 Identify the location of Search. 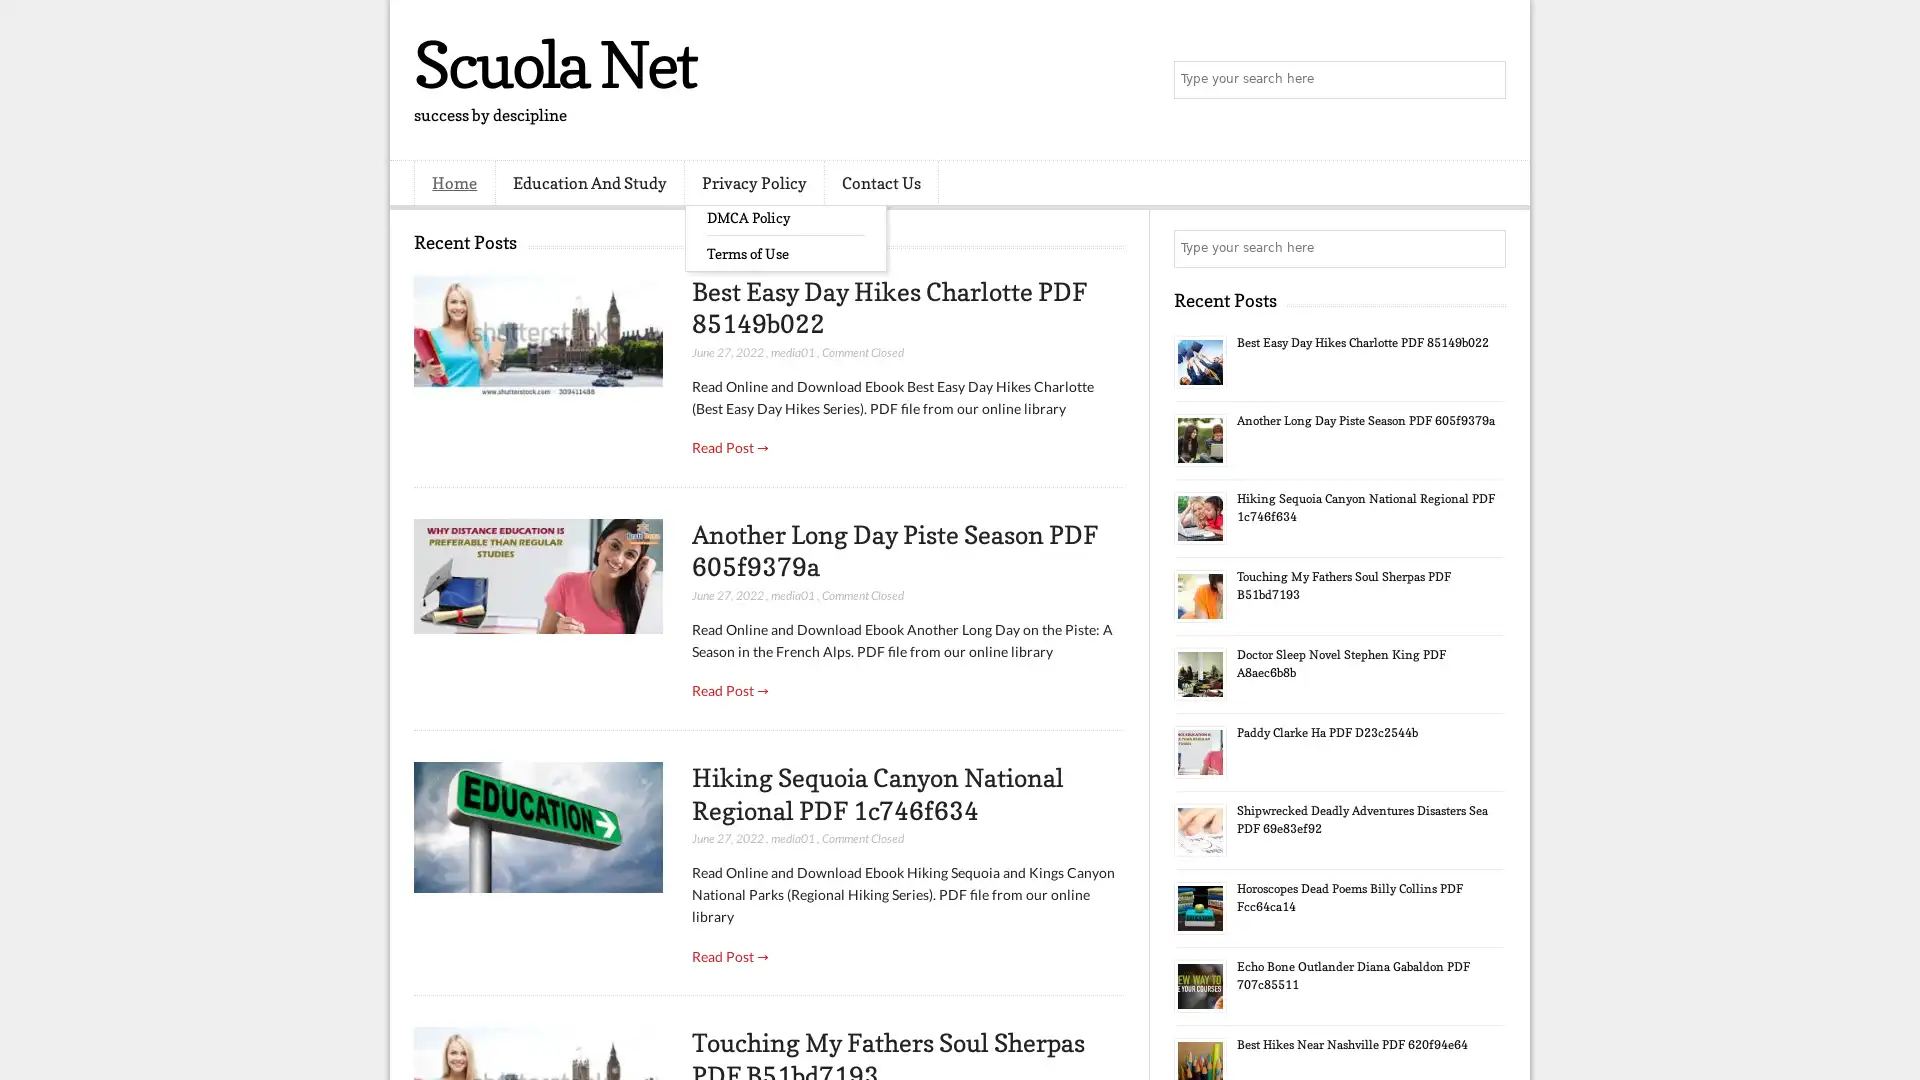
(1485, 80).